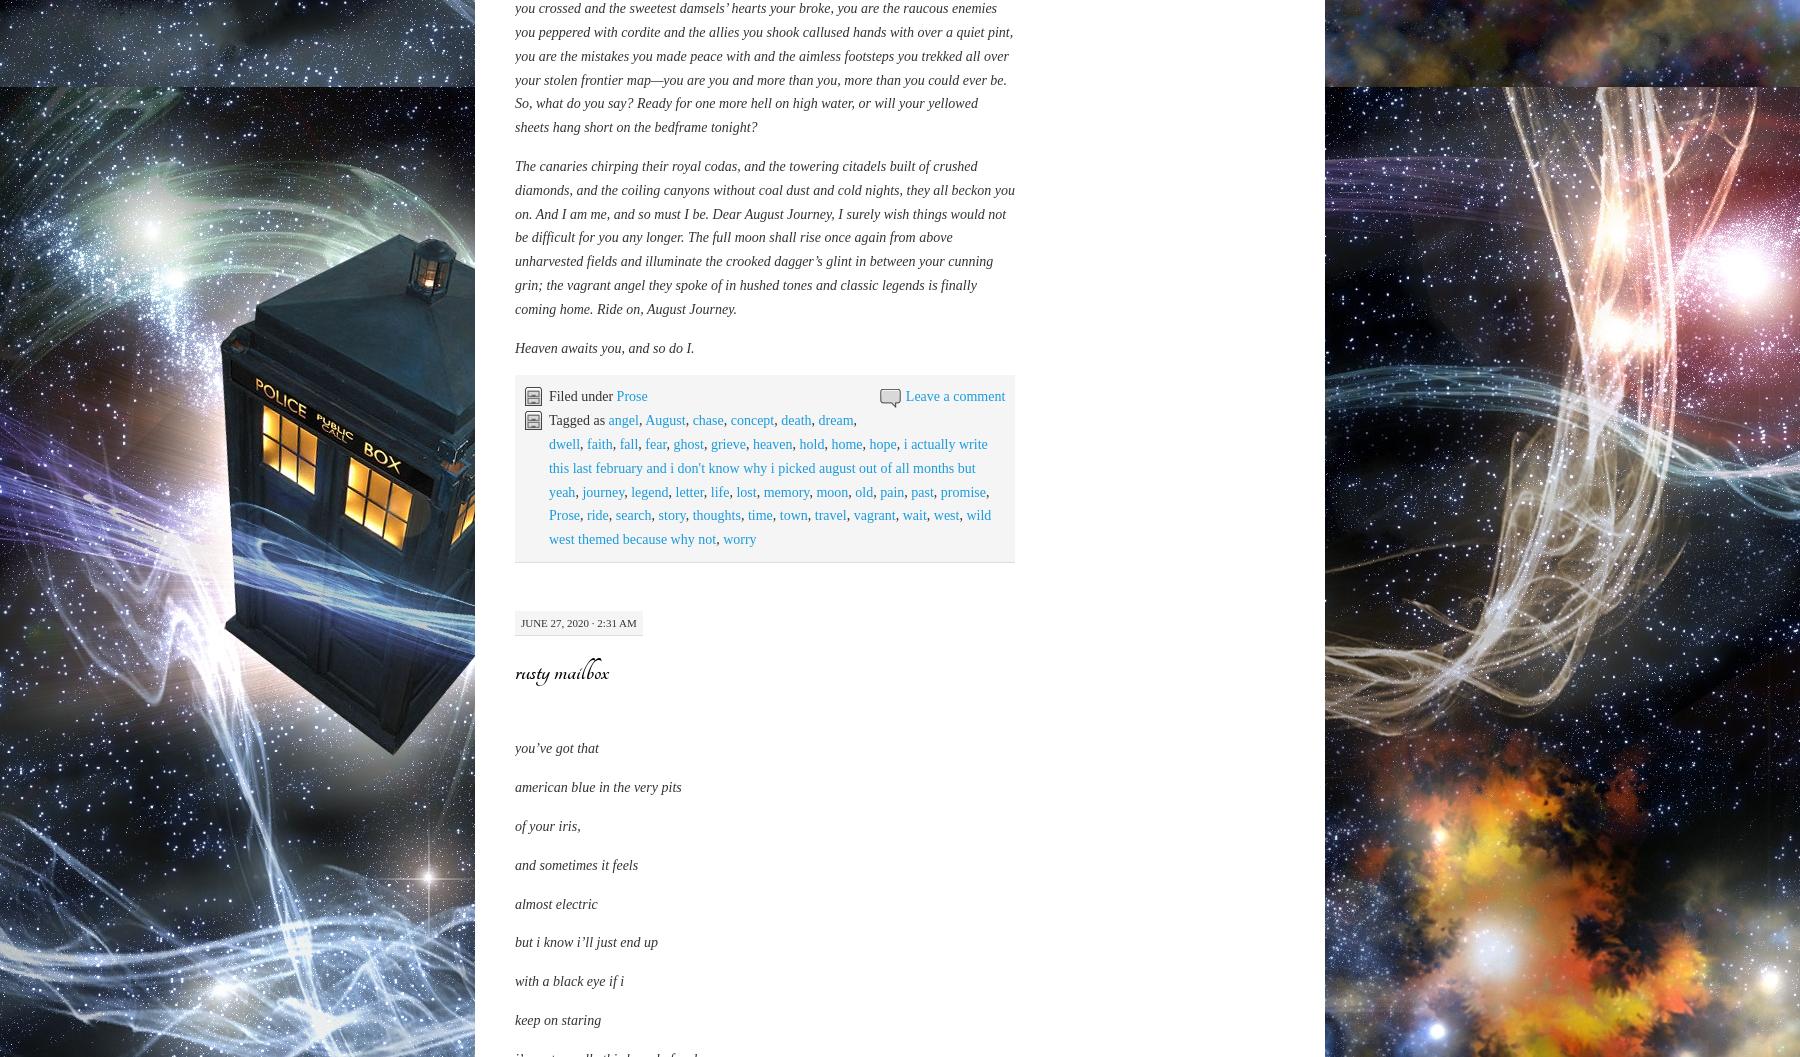 The image size is (1800, 1057). What do you see at coordinates (599, 891) in the screenshot?
I see `'faith'` at bounding box center [599, 891].